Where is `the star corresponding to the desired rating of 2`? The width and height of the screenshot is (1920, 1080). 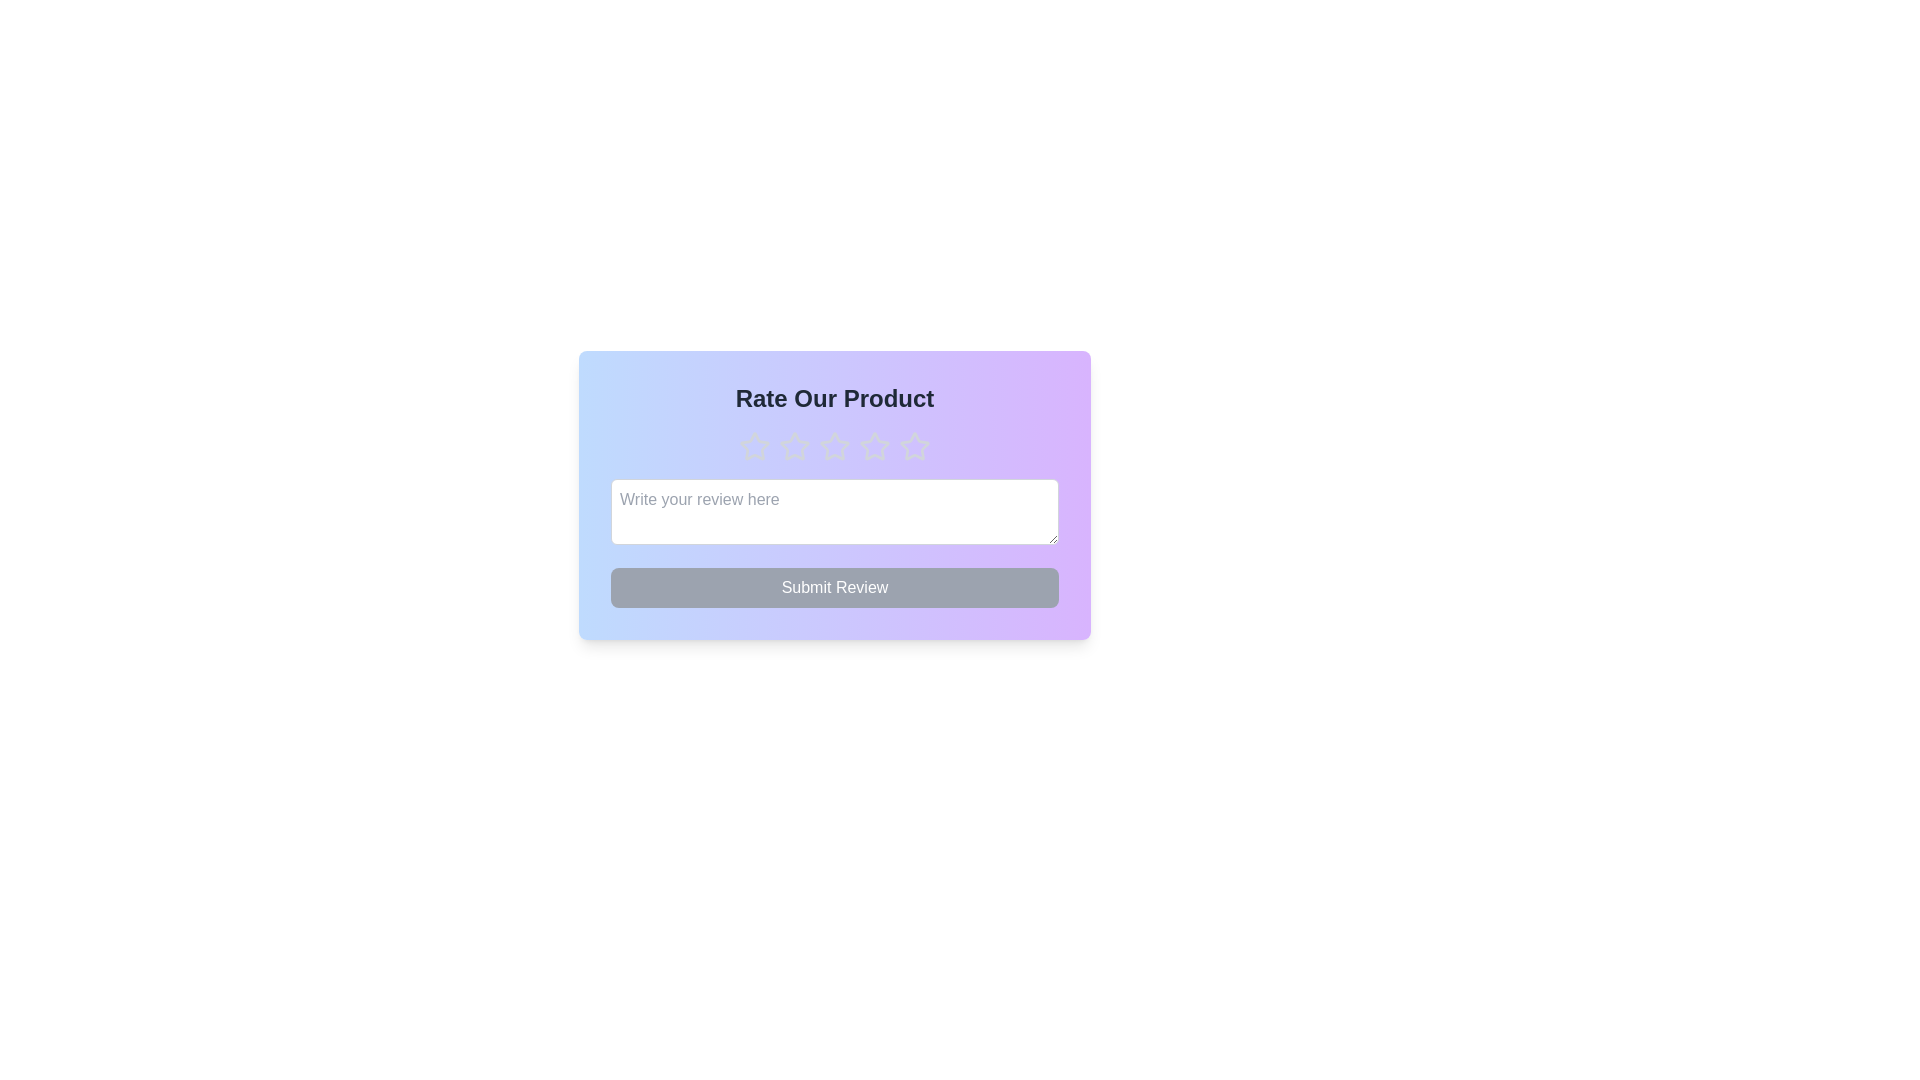
the star corresponding to the desired rating of 2 is located at coordinates (794, 446).